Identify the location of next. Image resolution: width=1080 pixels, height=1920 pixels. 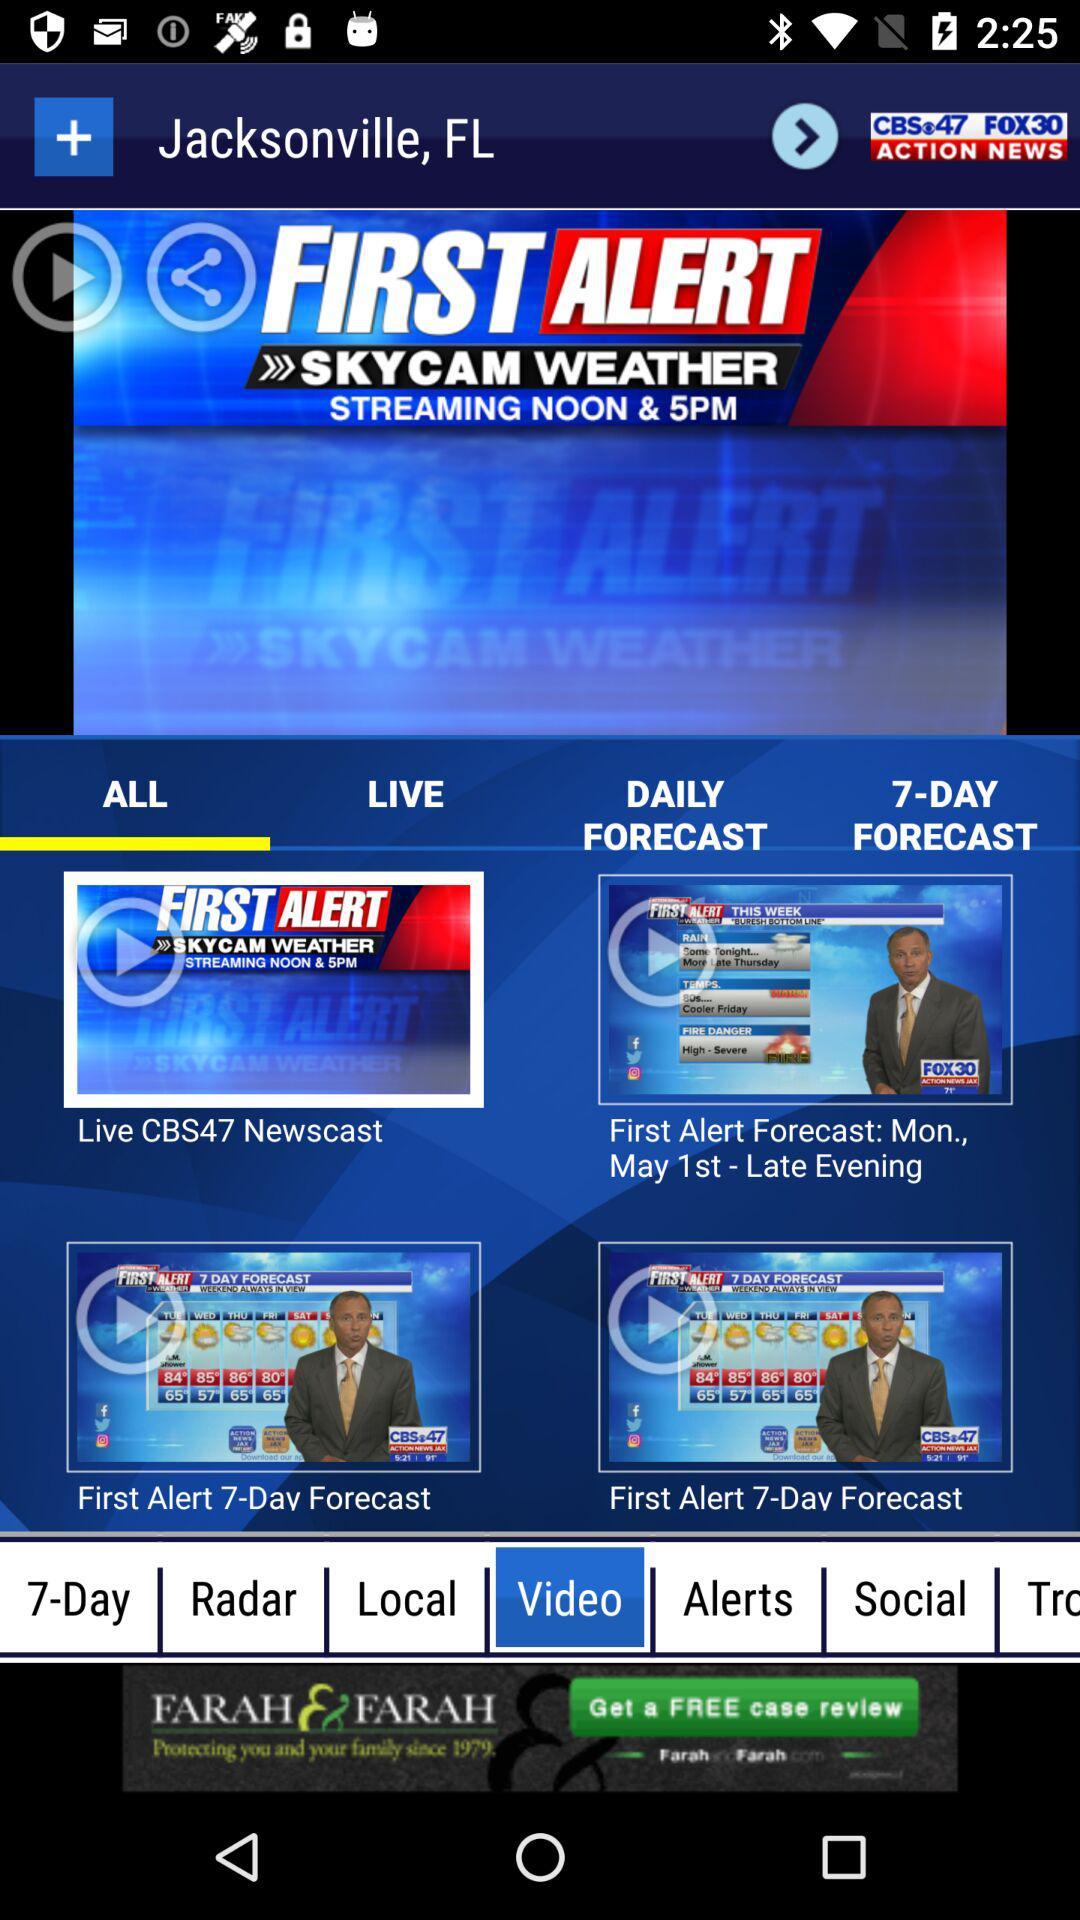
(804, 135).